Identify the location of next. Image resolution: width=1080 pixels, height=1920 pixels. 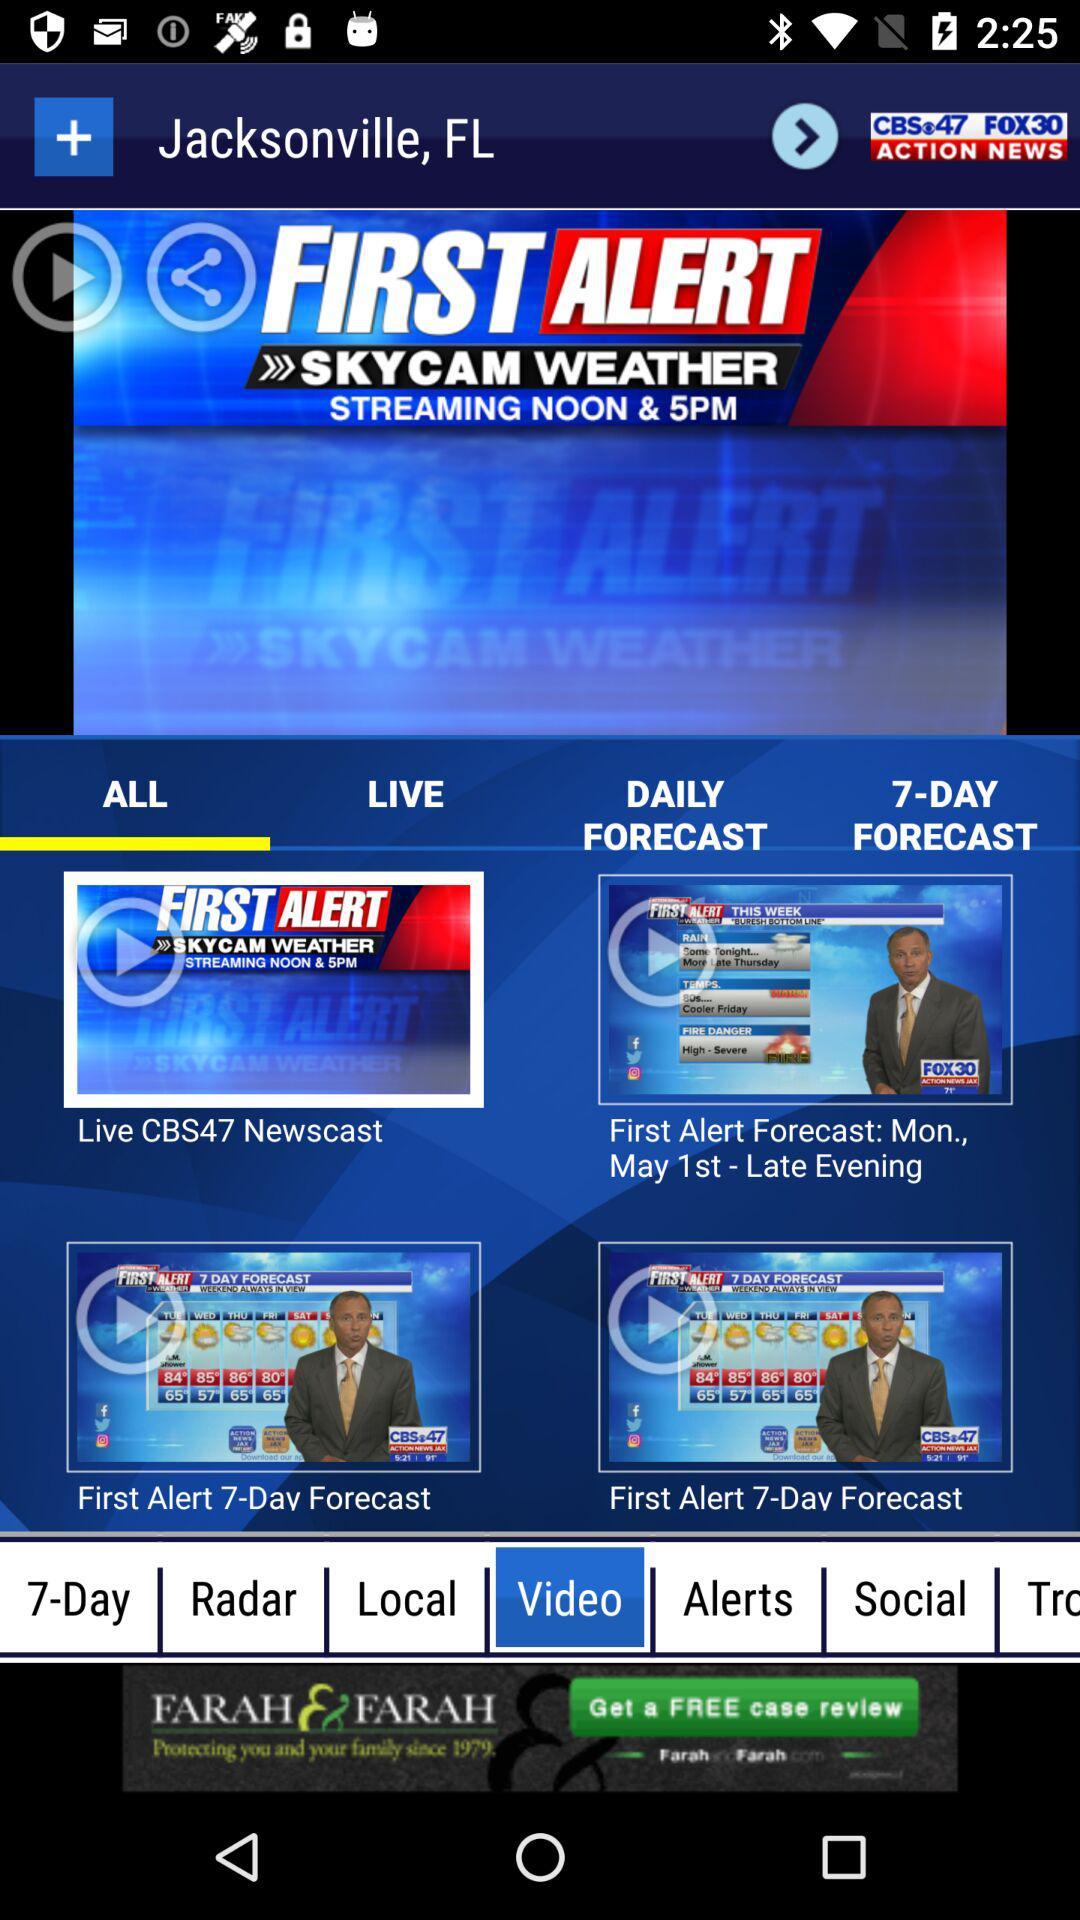
(804, 135).